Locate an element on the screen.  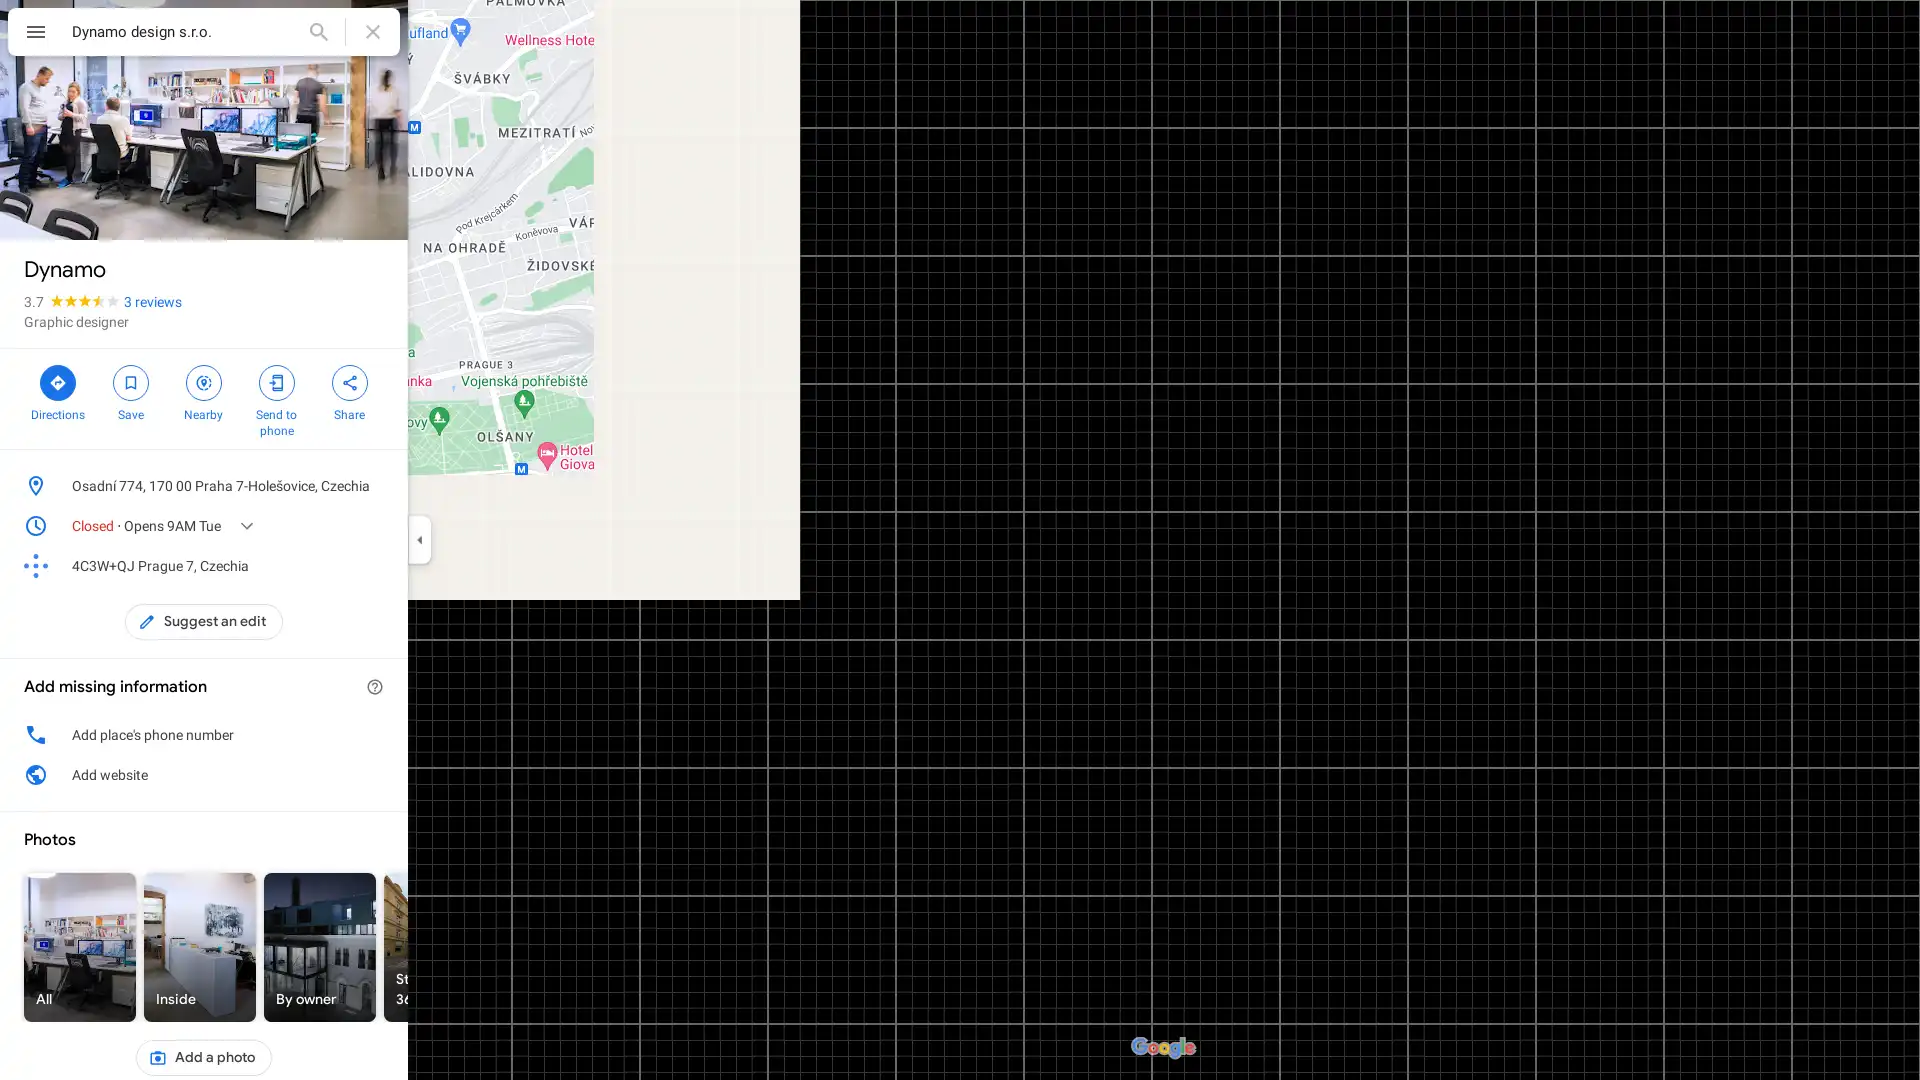
5 photos is located at coordinates (67, 207).